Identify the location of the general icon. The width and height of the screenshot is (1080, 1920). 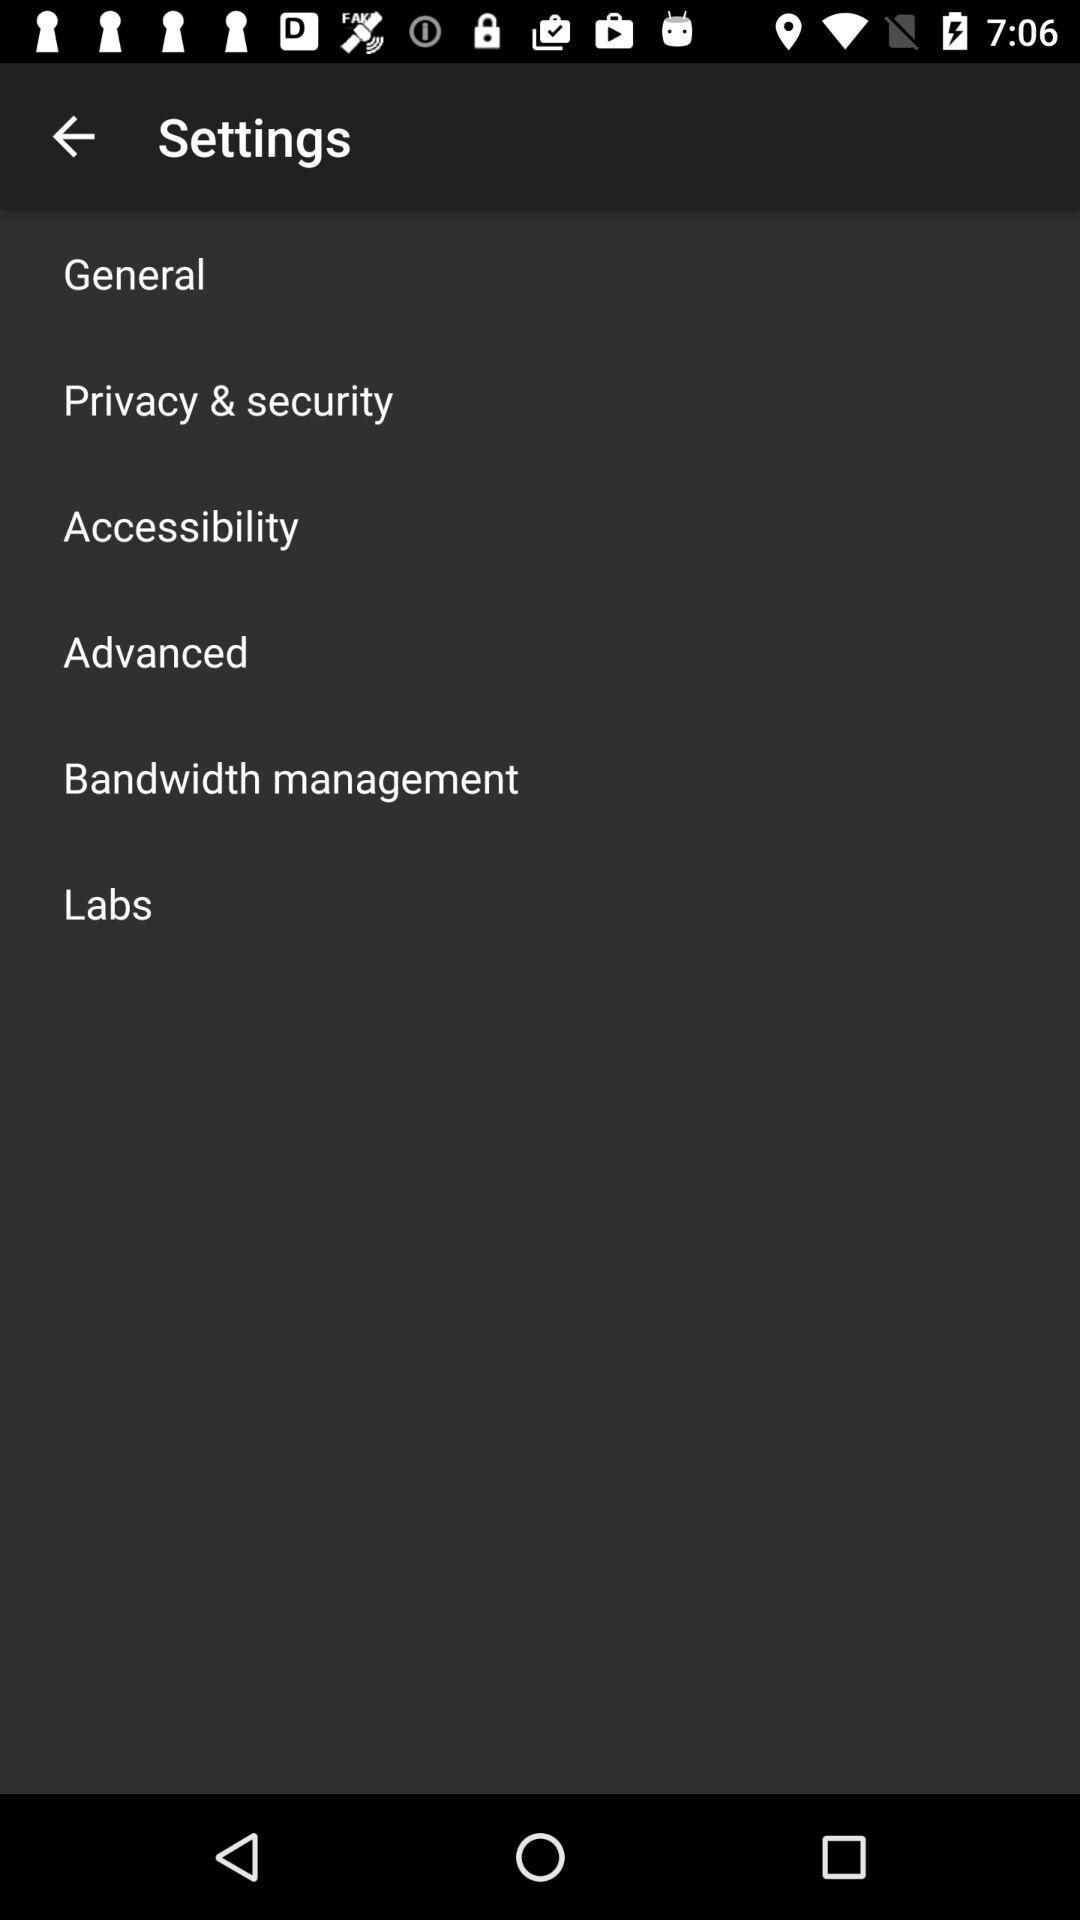
(134, 272).